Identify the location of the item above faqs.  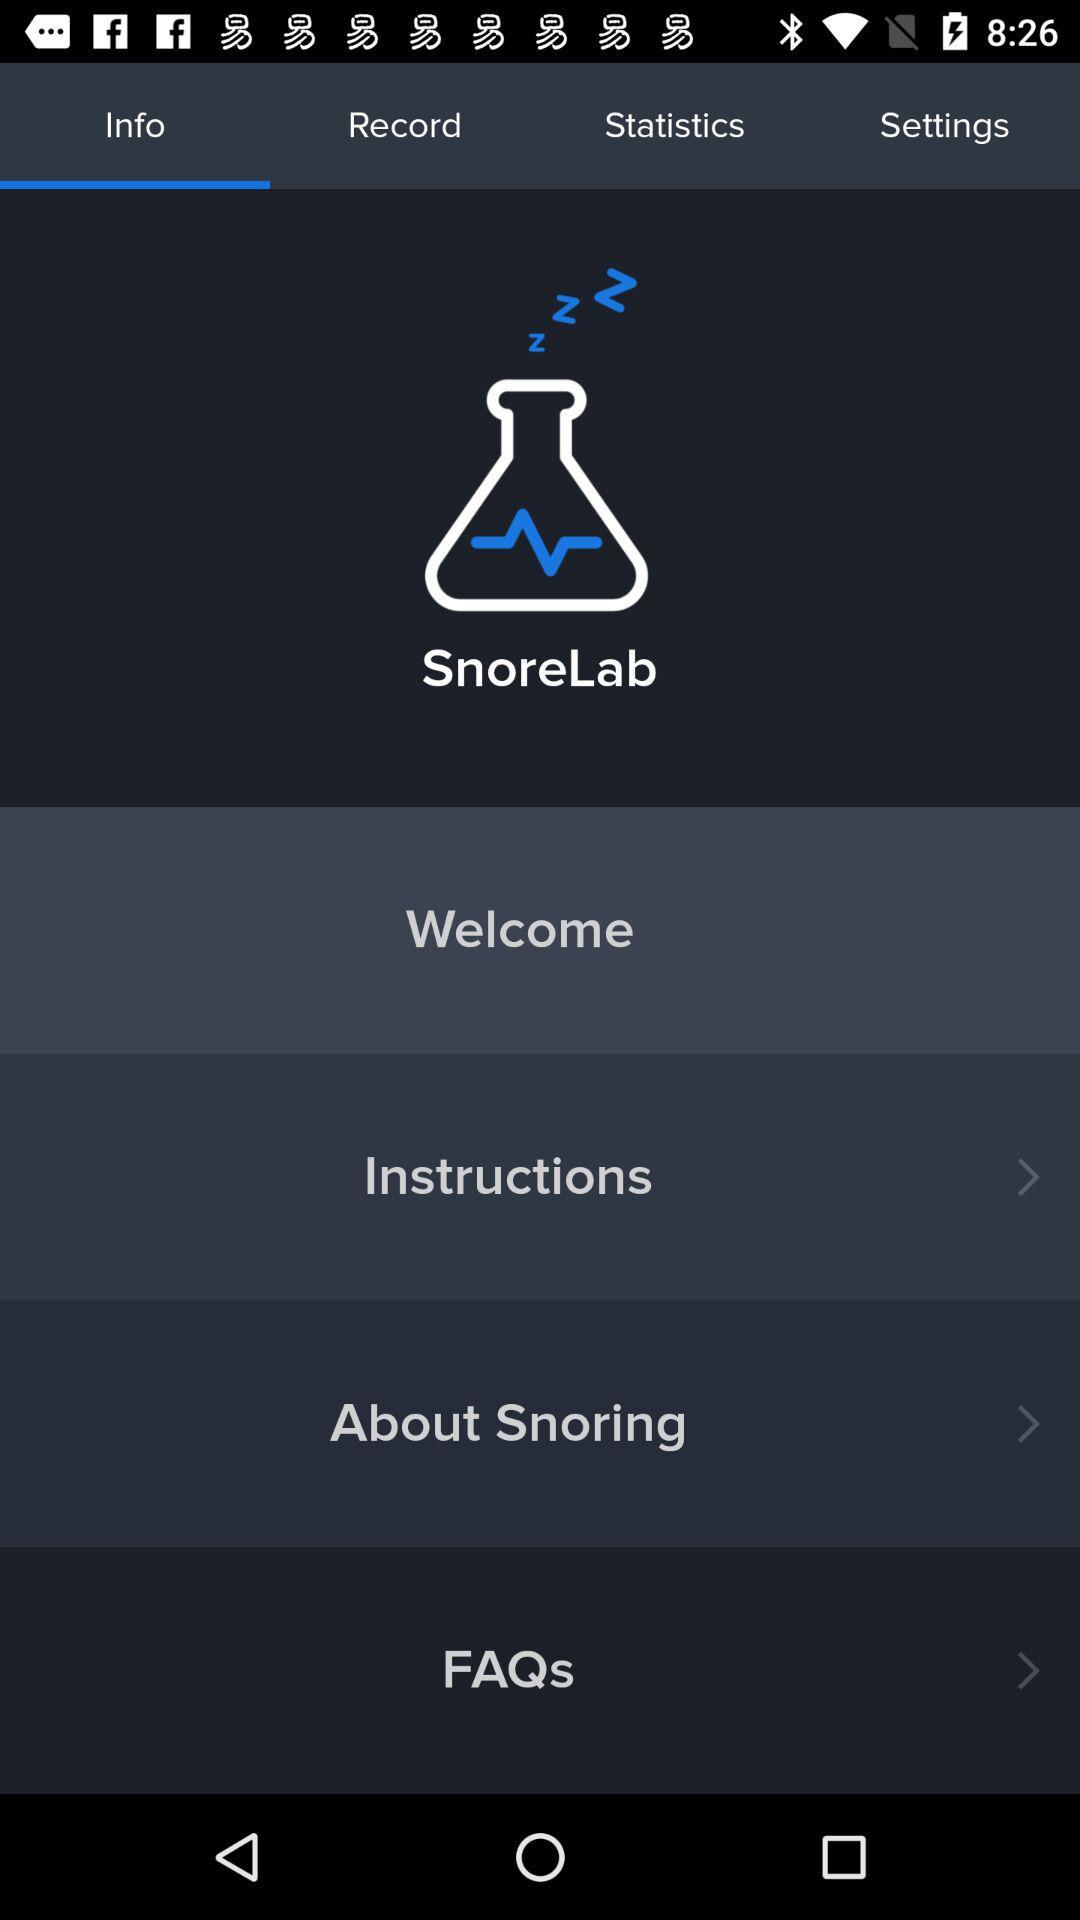
(540, 1422).